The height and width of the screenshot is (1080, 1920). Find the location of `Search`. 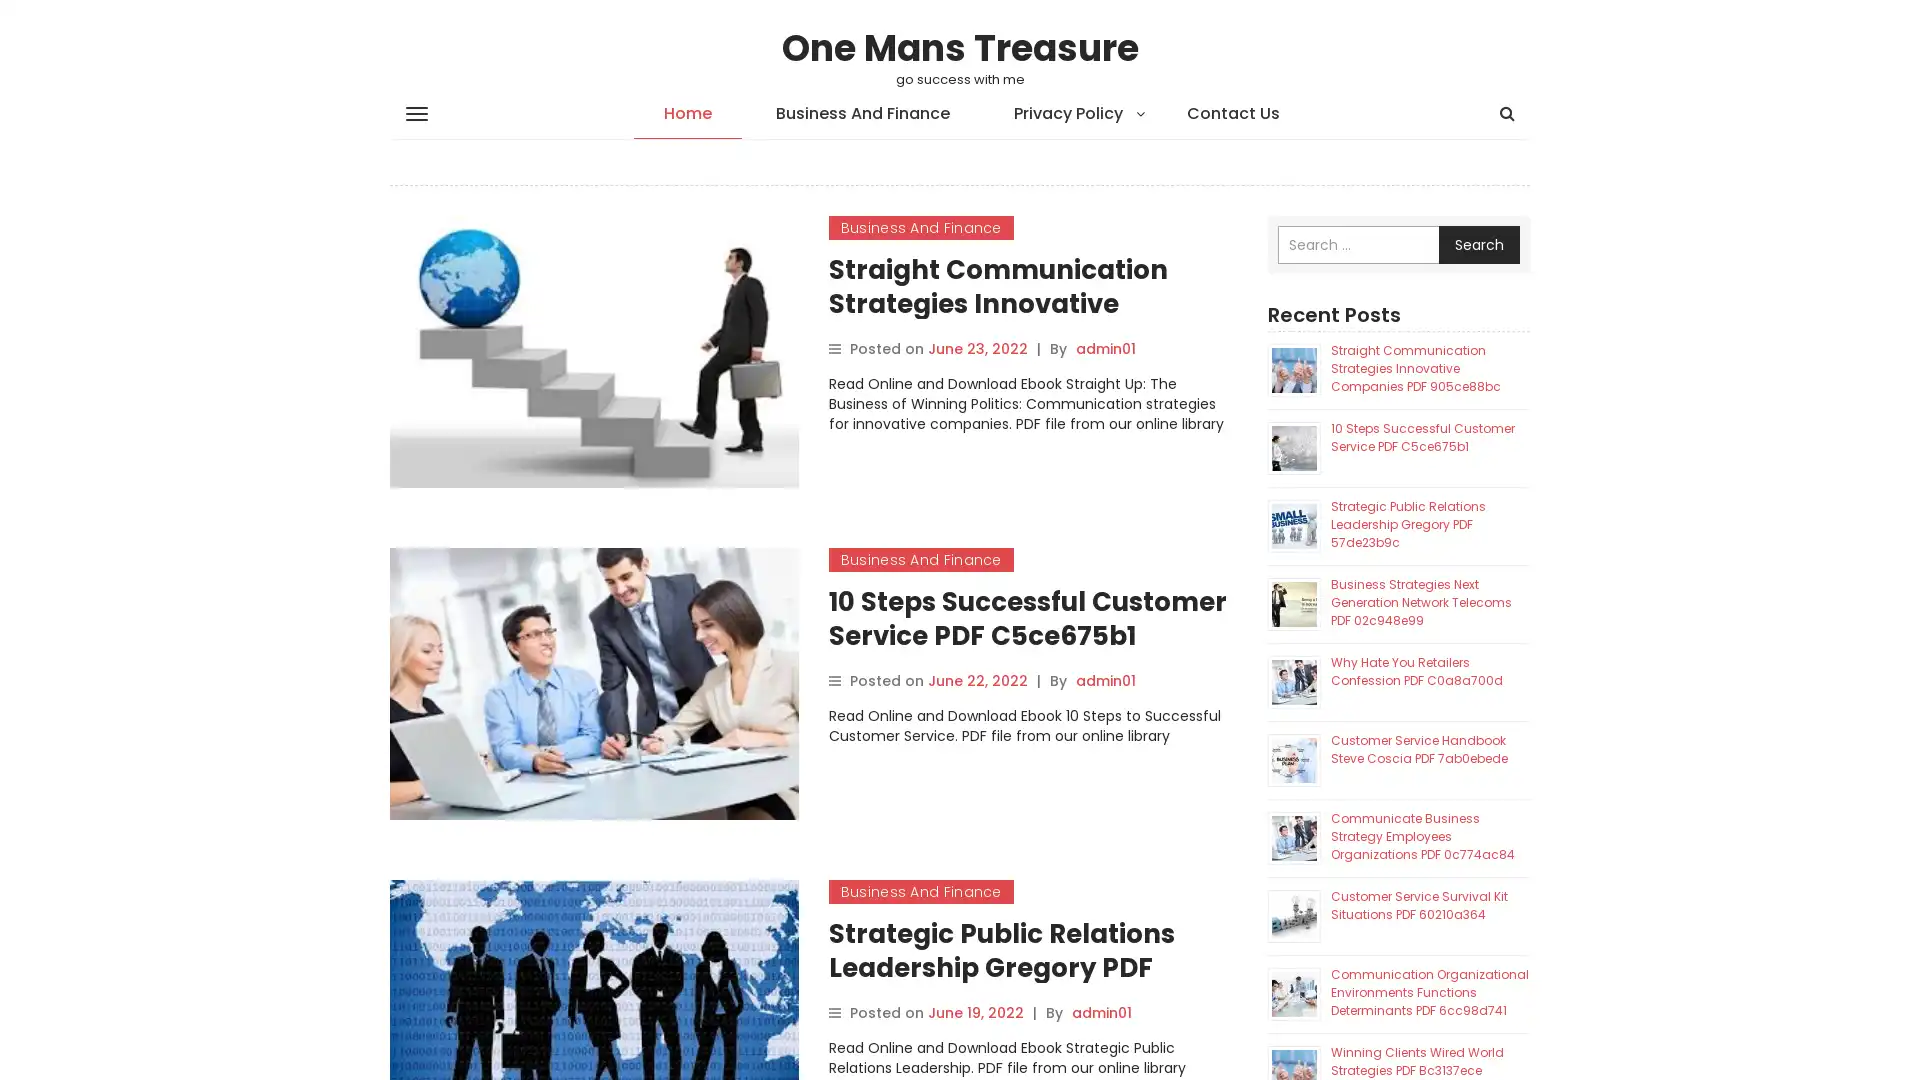

Search is located at coordinates (1479, 244).